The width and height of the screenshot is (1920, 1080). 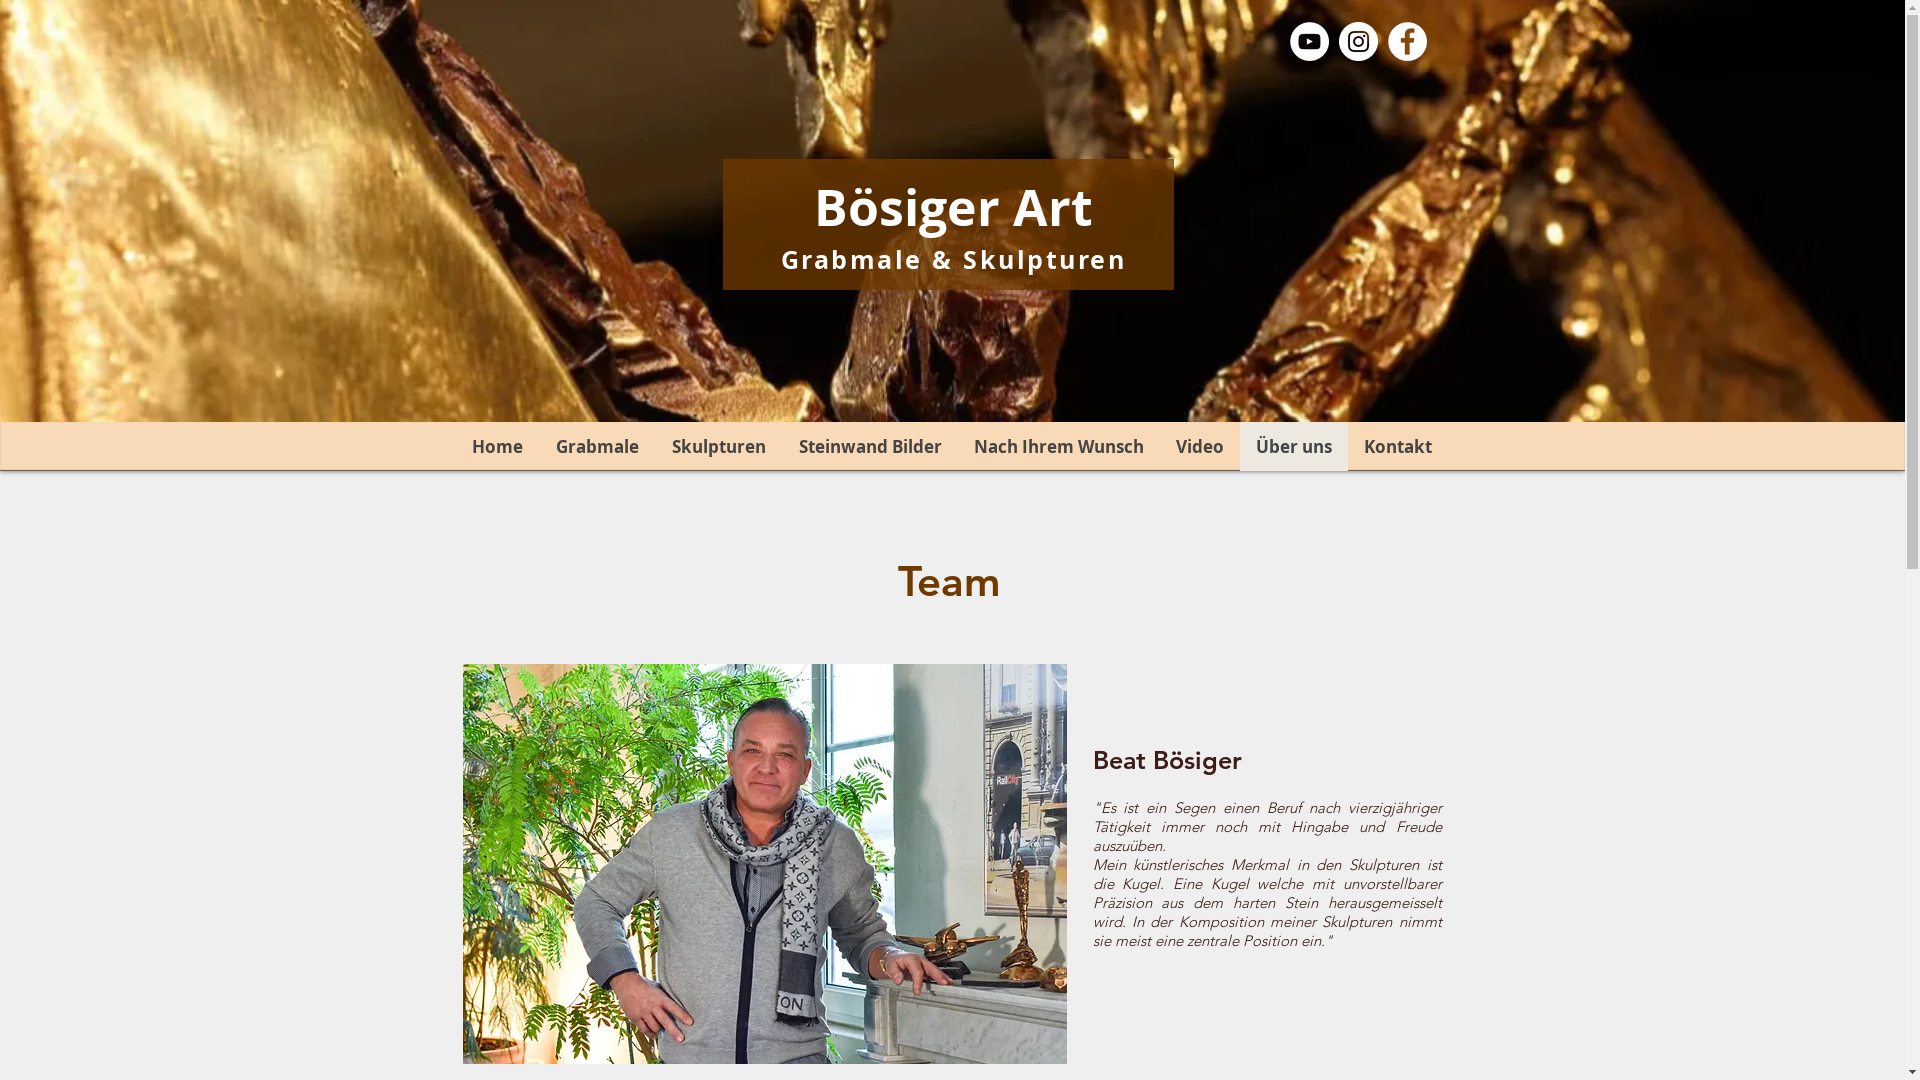 I want to click on 'Kontakt', so click(x=1396, y=445).